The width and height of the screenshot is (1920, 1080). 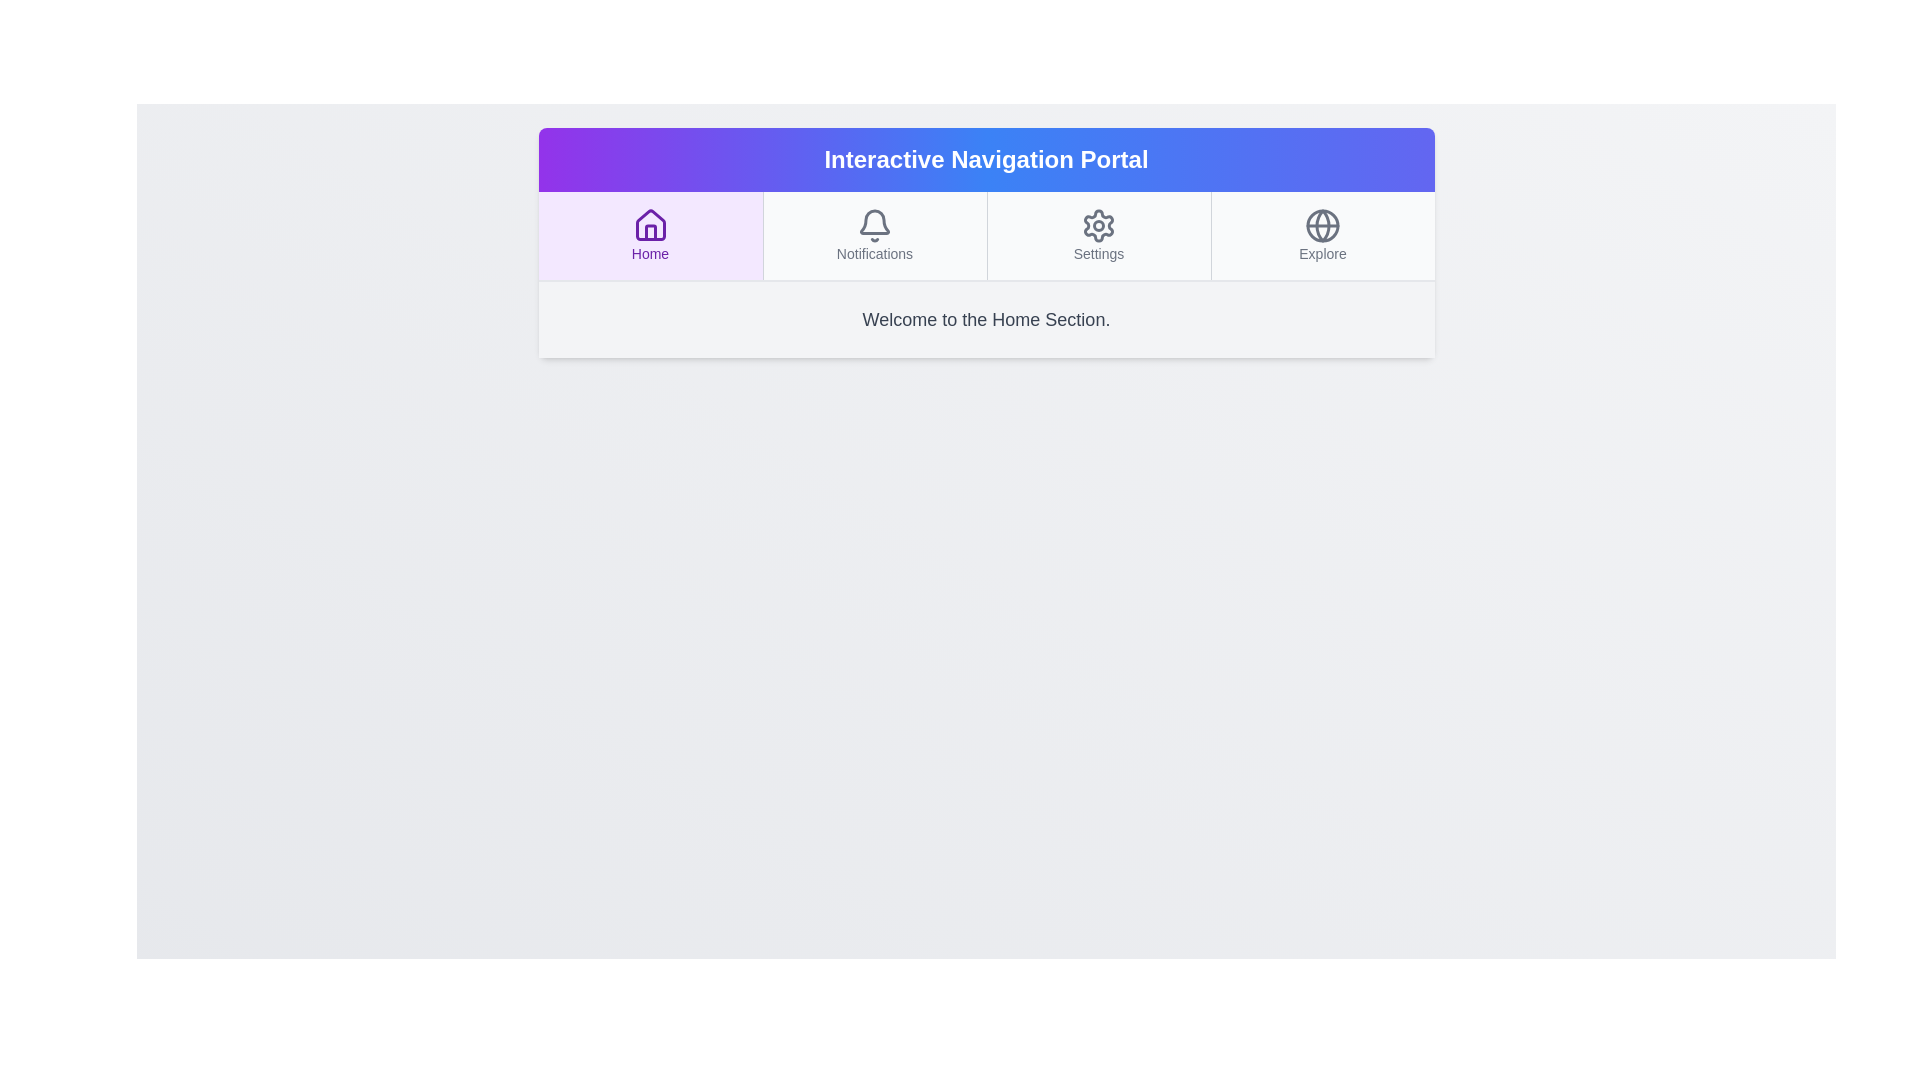 What do you see at coordinates (874, 234) in the screenshot?
I see `the second item in the horizontal navigation bar` at bounding box center [874, 234].